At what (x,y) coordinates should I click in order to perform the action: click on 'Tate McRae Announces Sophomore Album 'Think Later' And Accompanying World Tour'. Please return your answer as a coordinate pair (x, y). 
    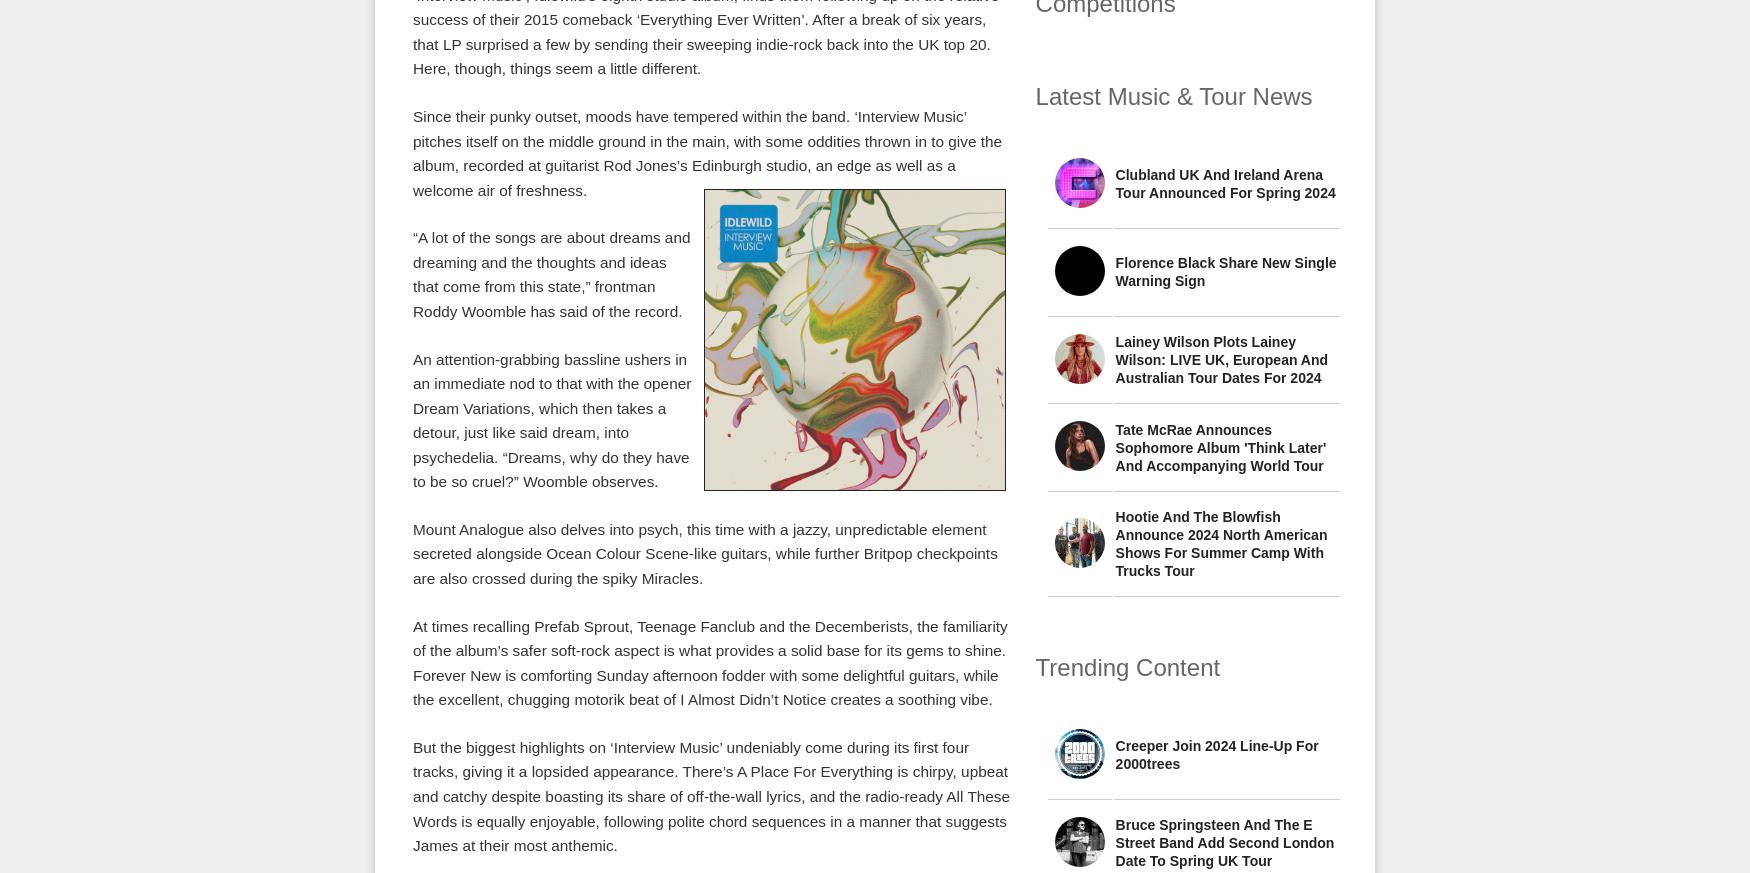
    Looking at the image, I should click on (1220, 447).